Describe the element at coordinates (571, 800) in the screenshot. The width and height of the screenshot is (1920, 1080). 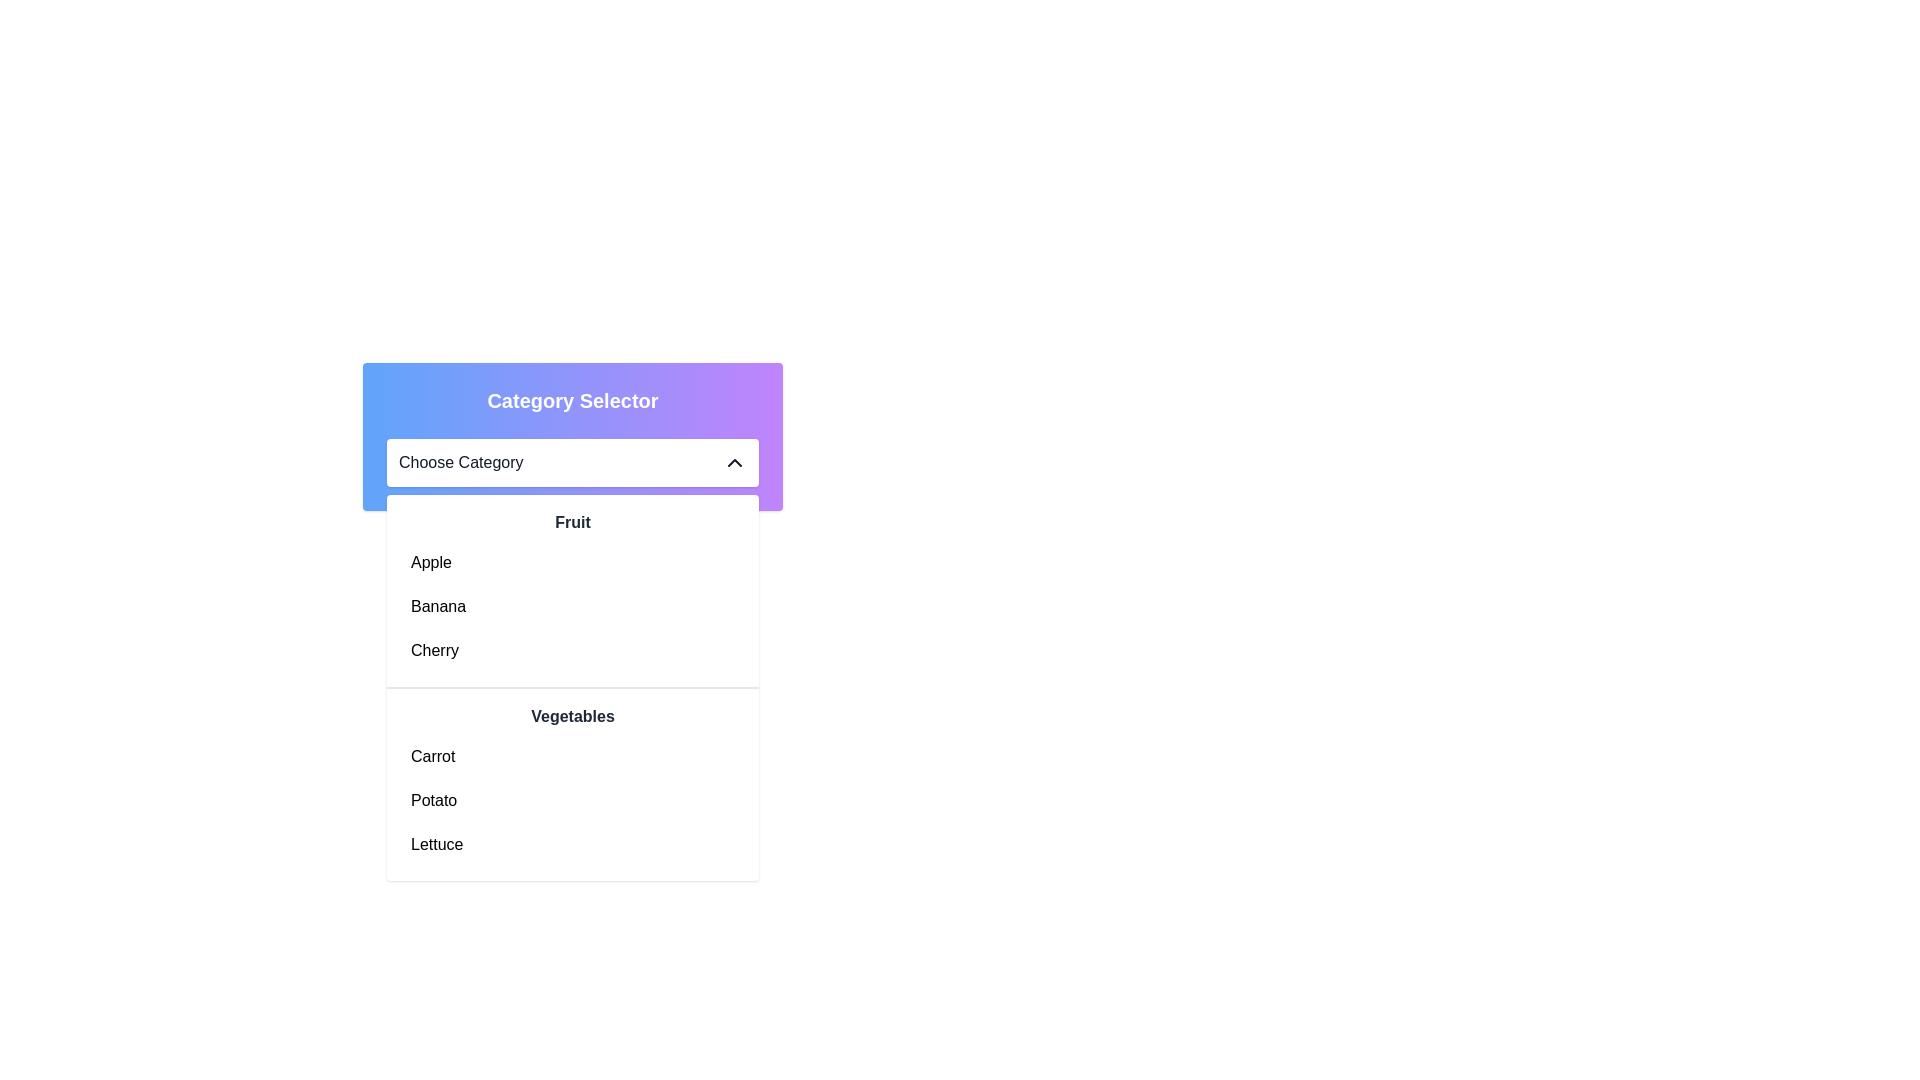
I see `the 'Potato' option in the dropdown menu` at that location.